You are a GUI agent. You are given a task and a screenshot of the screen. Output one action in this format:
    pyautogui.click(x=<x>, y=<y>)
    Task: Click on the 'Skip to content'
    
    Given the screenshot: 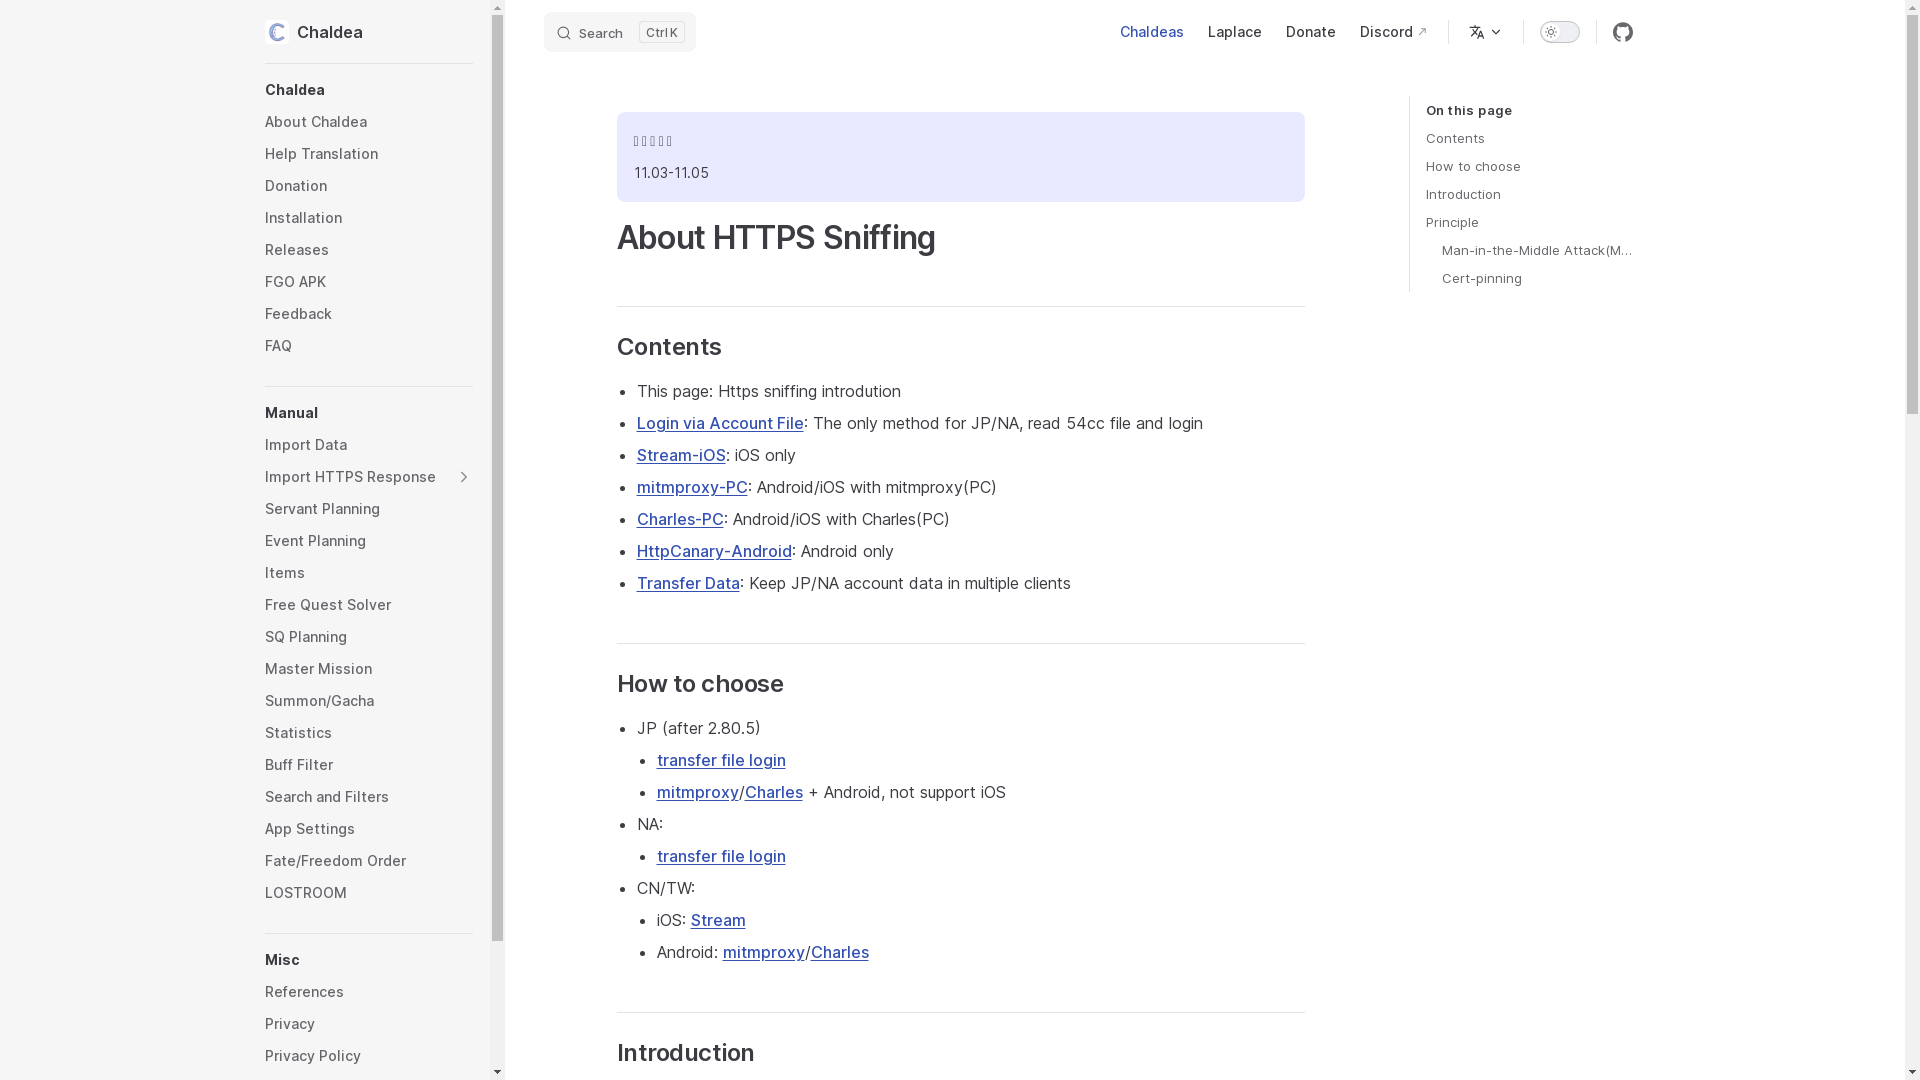 What is the action you would take?
    pyautogui.click(x=32, y=22)
    